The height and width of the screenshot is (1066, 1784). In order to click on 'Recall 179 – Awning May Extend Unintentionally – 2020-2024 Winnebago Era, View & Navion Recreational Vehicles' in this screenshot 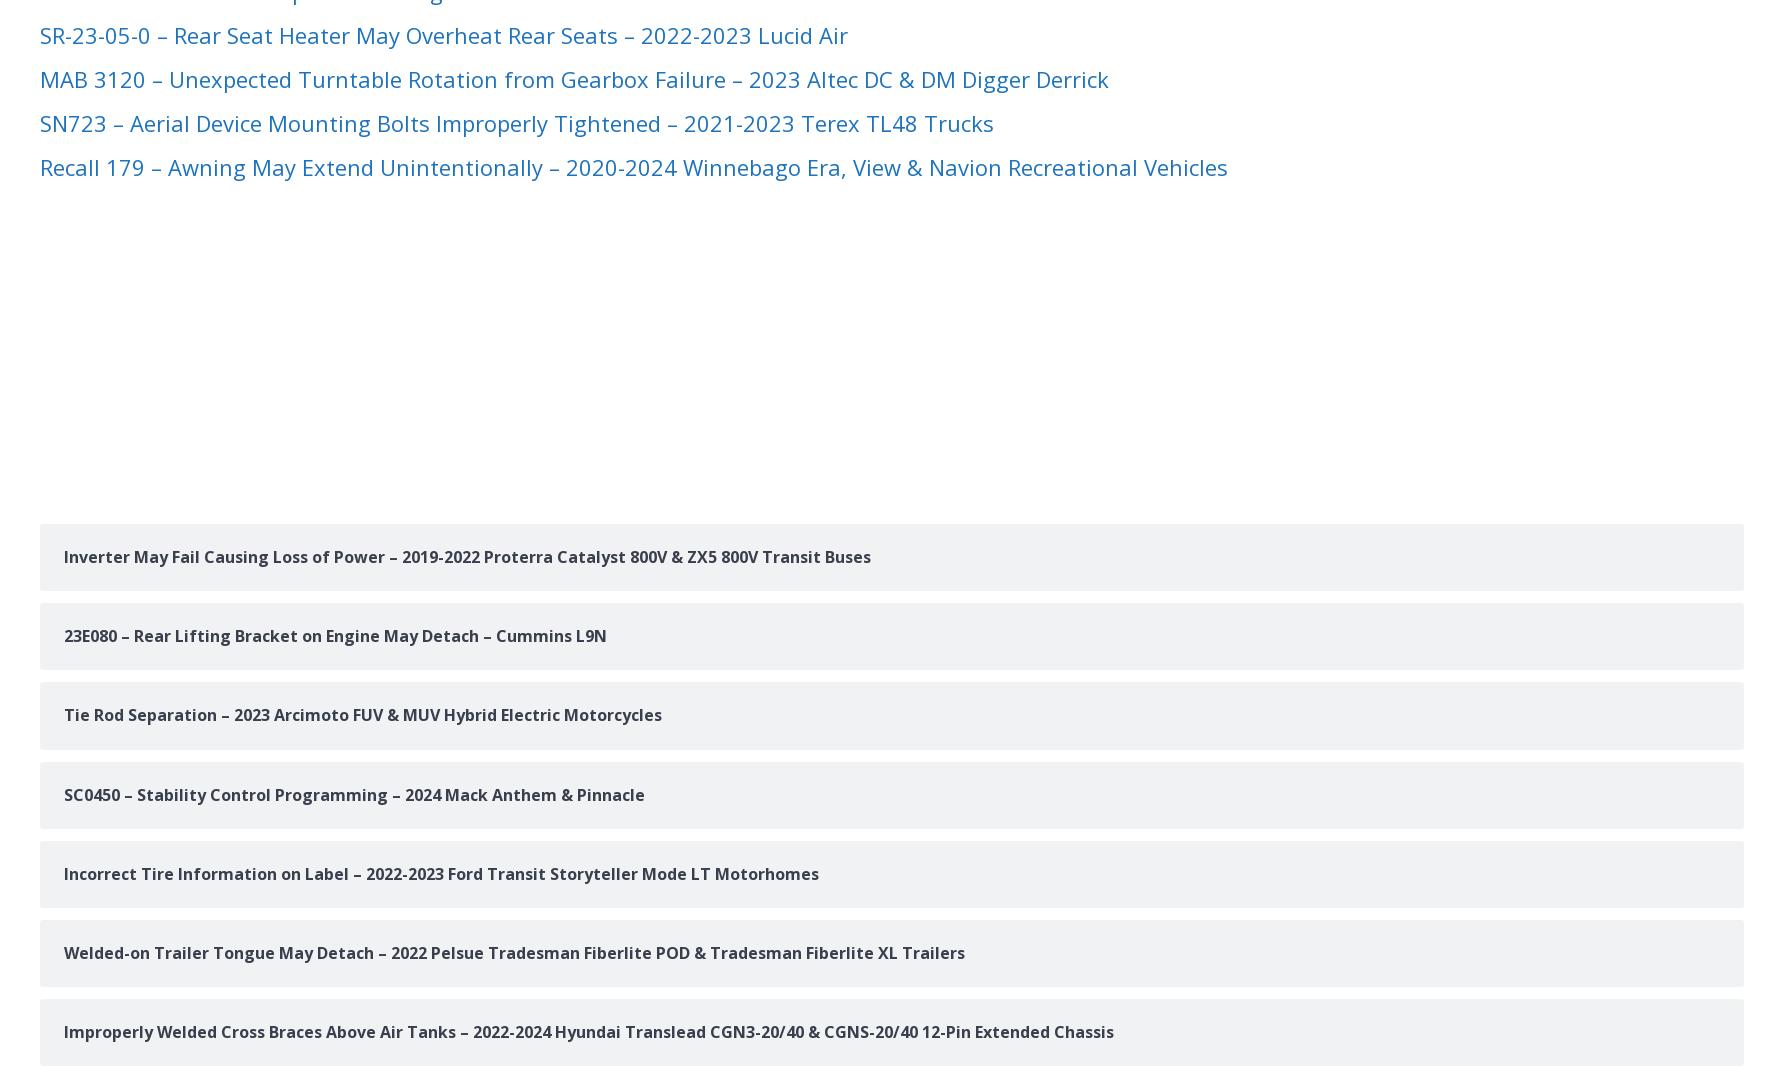, I will do `click(633, 166)`.